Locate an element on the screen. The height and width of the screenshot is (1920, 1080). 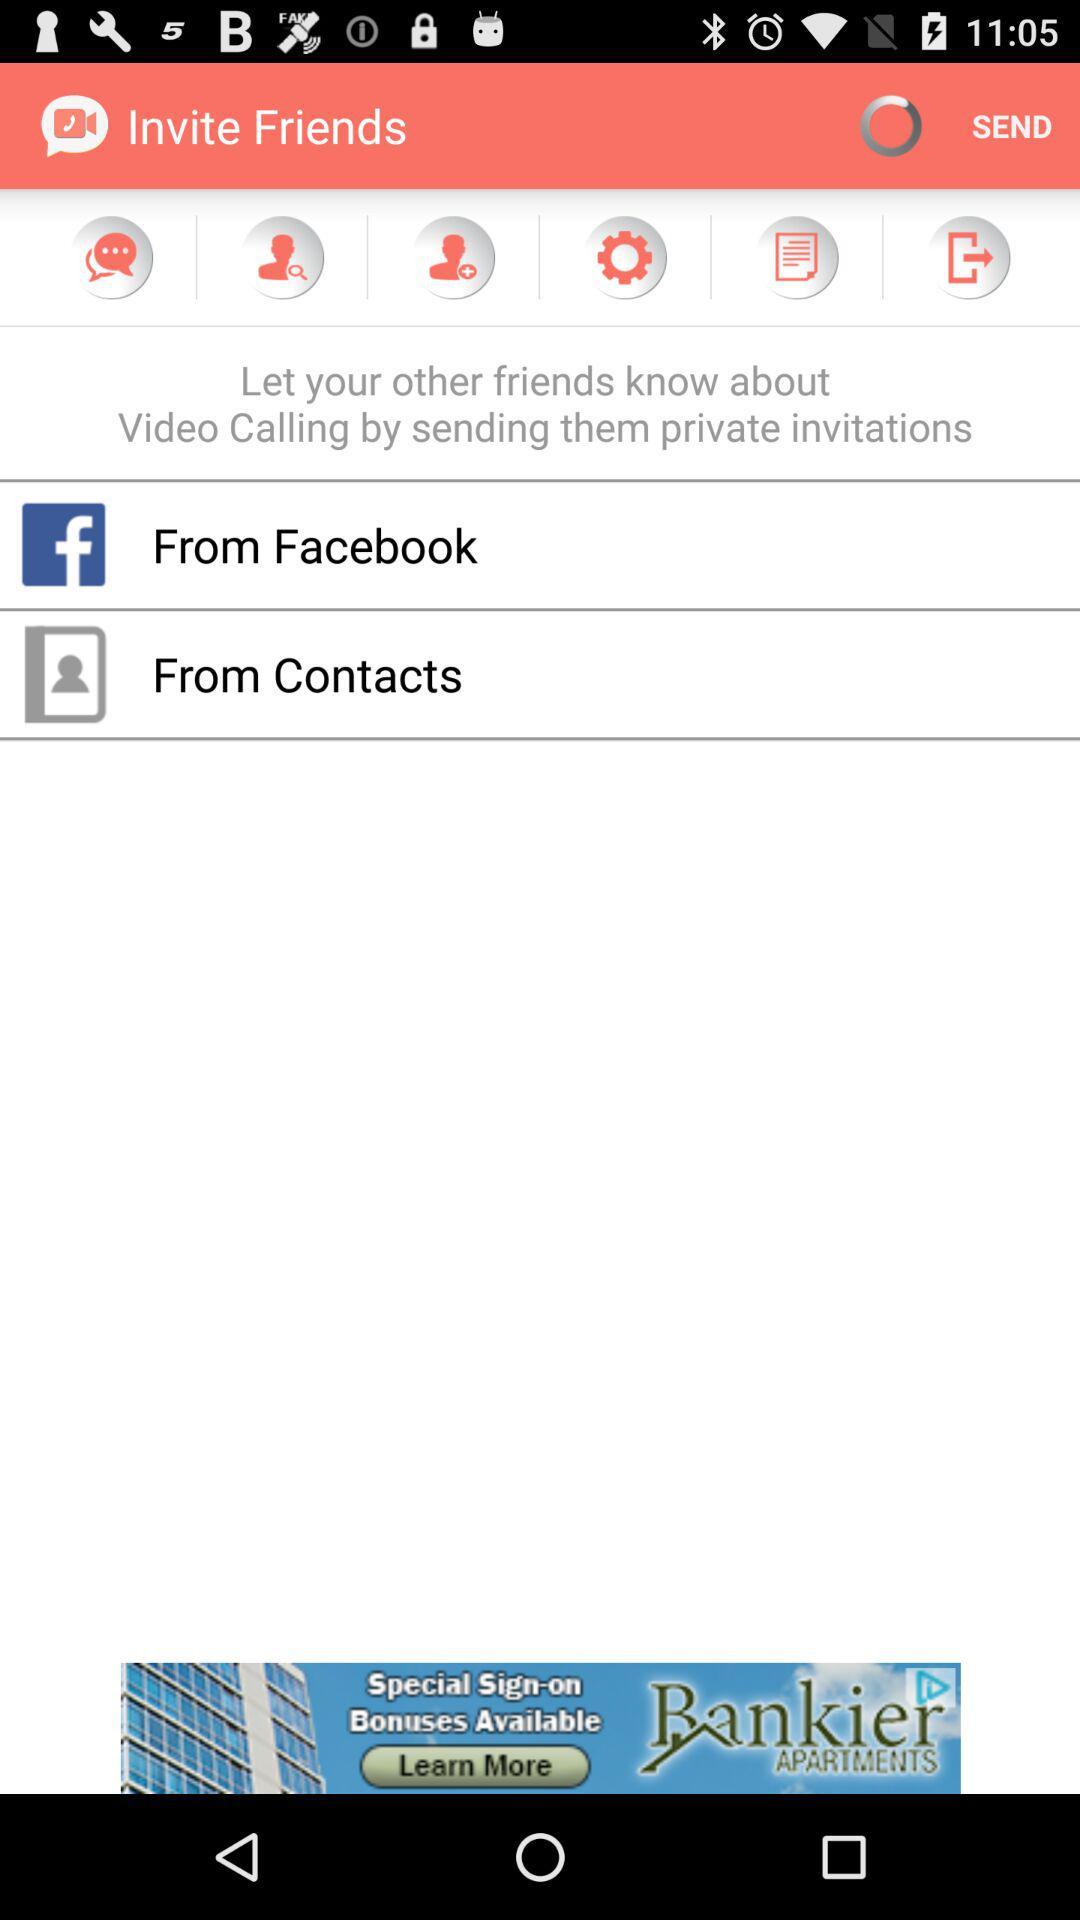
contact is located at coordinates (452, 256).